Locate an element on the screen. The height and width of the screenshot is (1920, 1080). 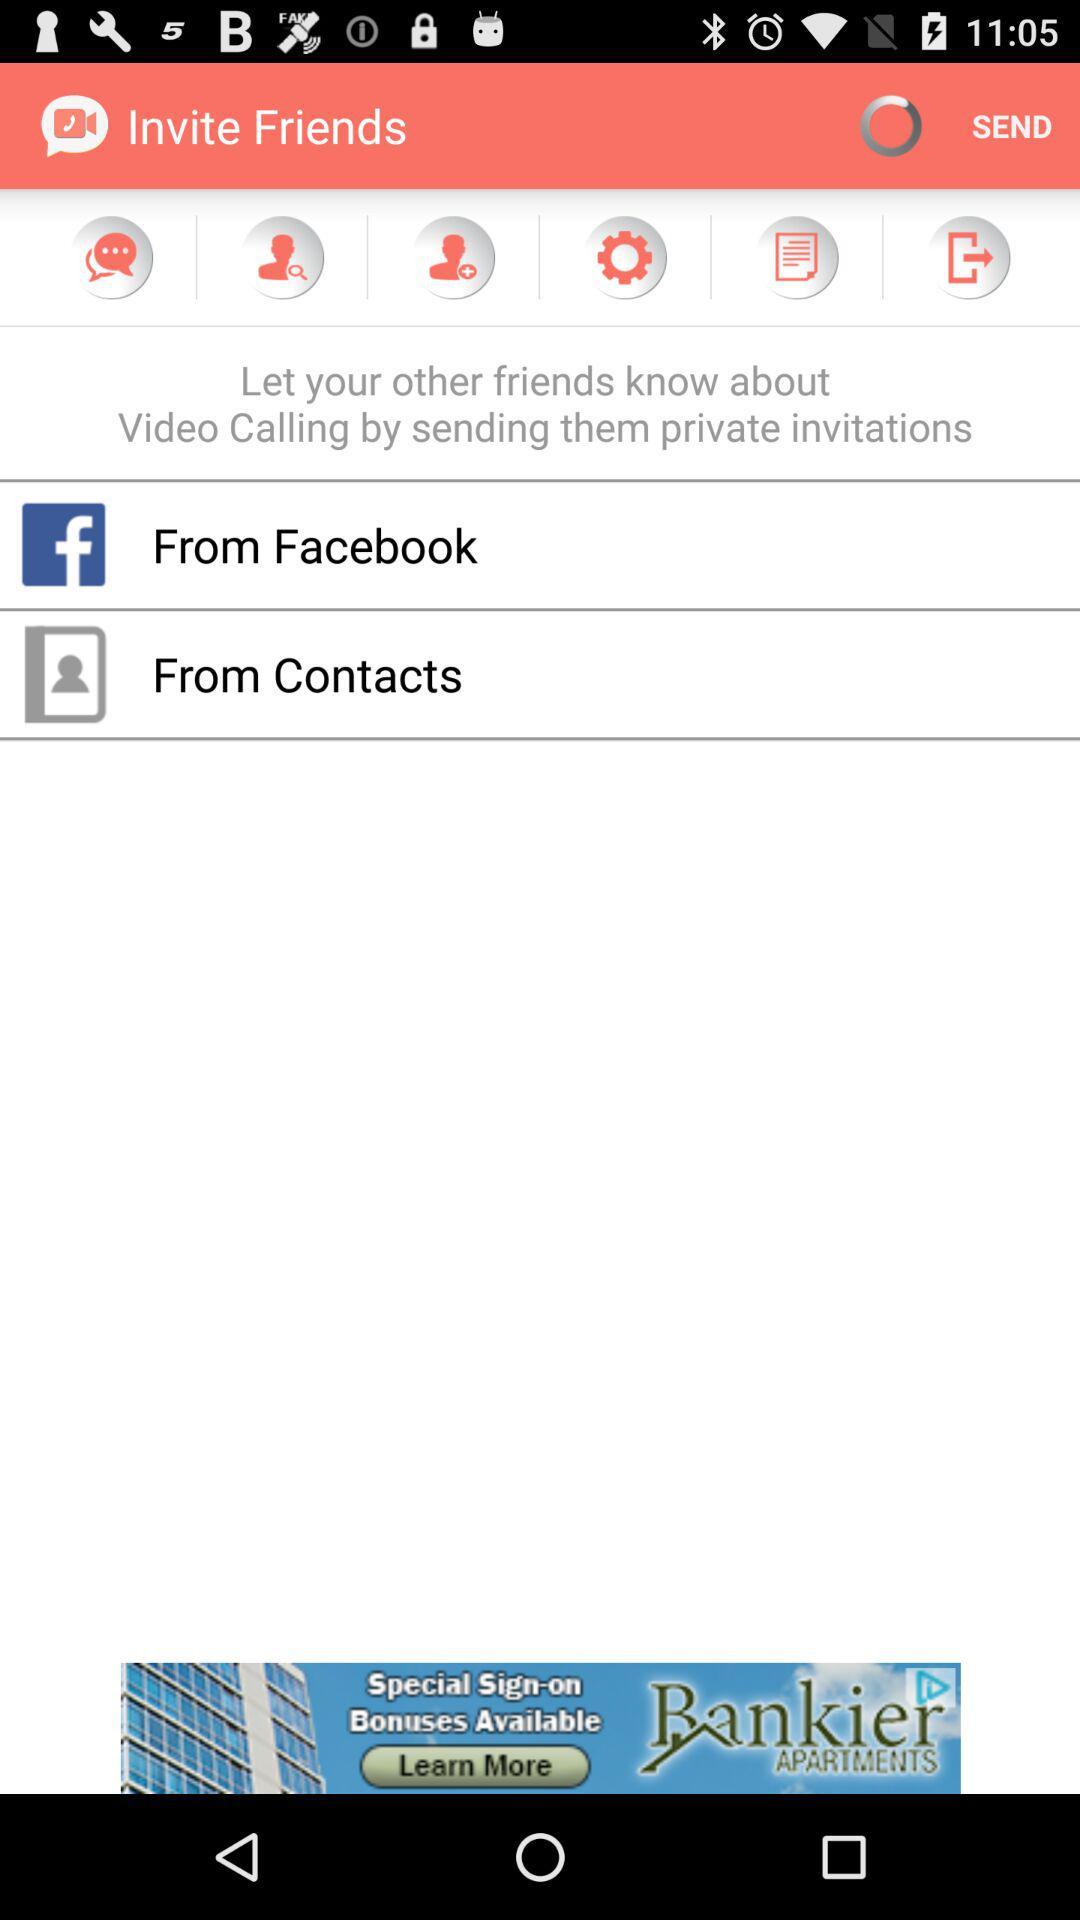
contact is located at coordinates (452, 256).